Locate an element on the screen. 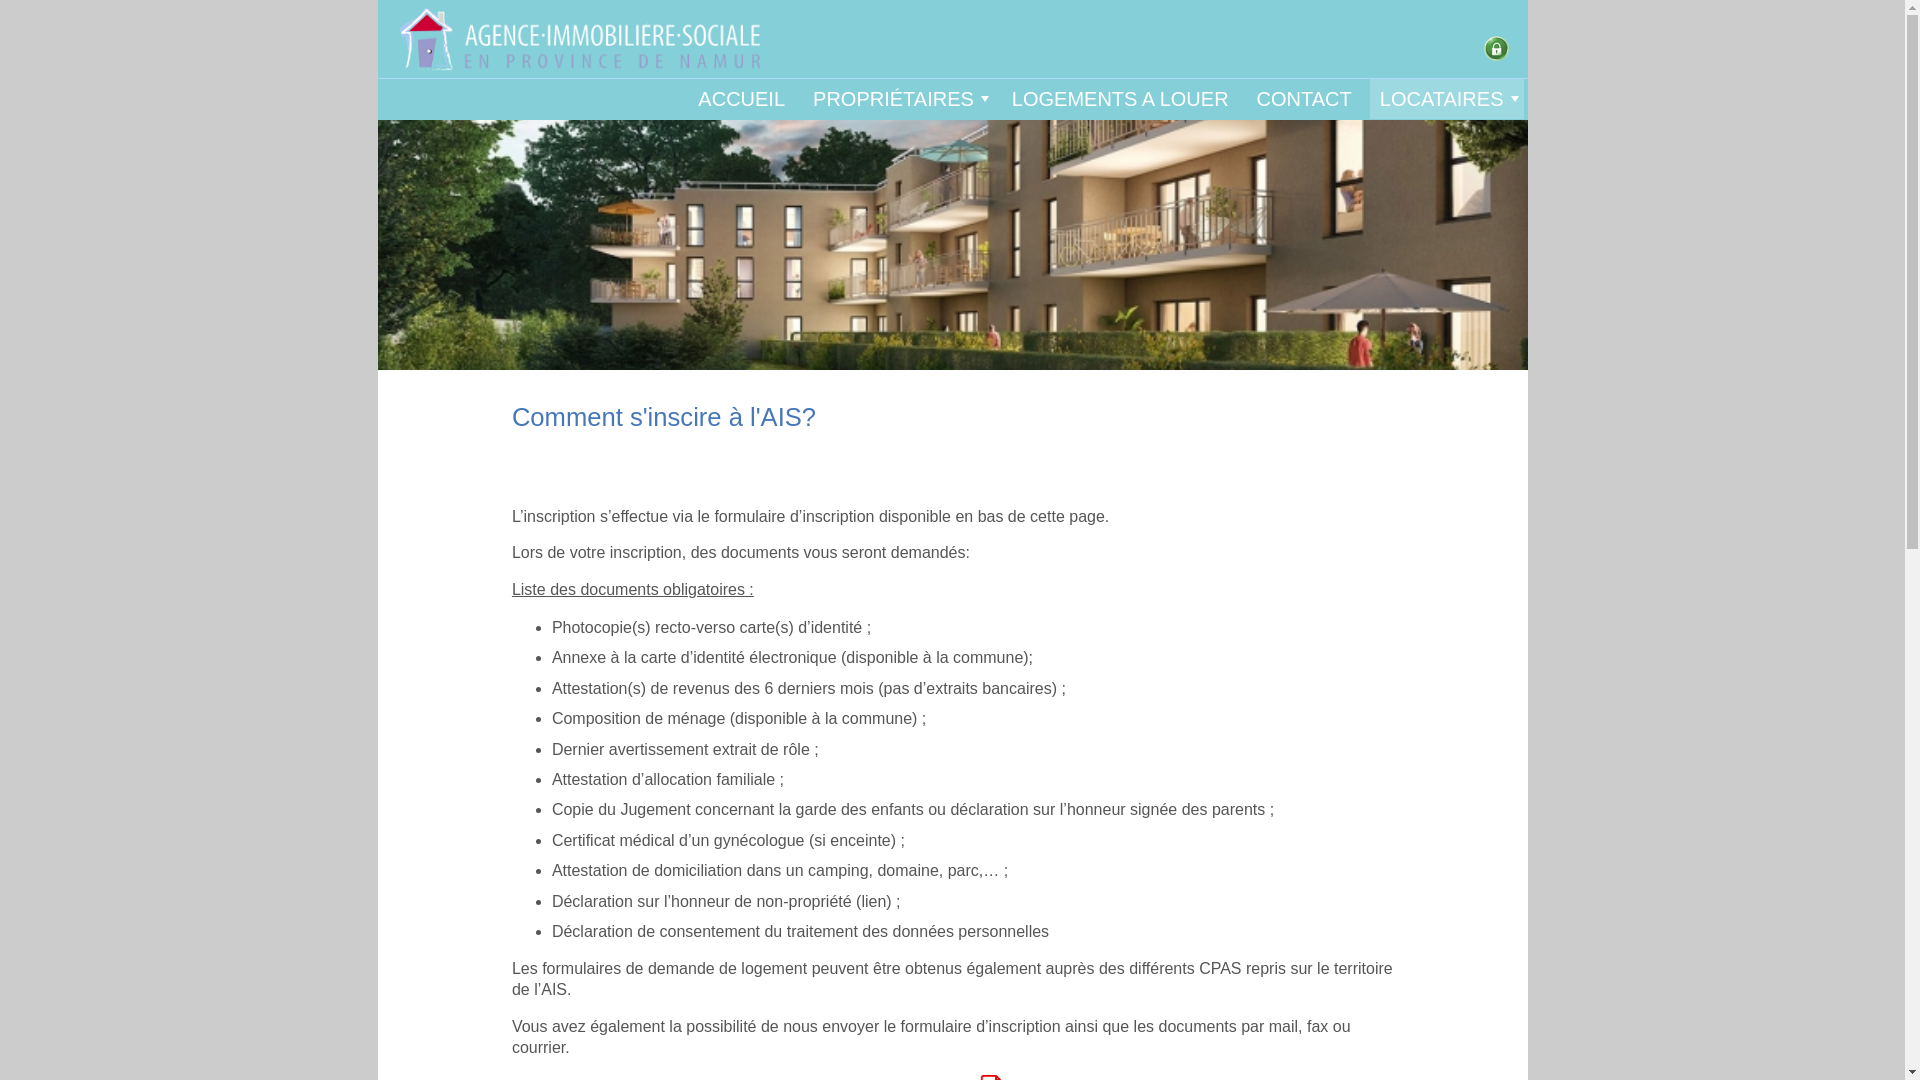 This screenshot has height=1080, width=1920. 'ACCUEIL' is located at coordinates (740, 99).